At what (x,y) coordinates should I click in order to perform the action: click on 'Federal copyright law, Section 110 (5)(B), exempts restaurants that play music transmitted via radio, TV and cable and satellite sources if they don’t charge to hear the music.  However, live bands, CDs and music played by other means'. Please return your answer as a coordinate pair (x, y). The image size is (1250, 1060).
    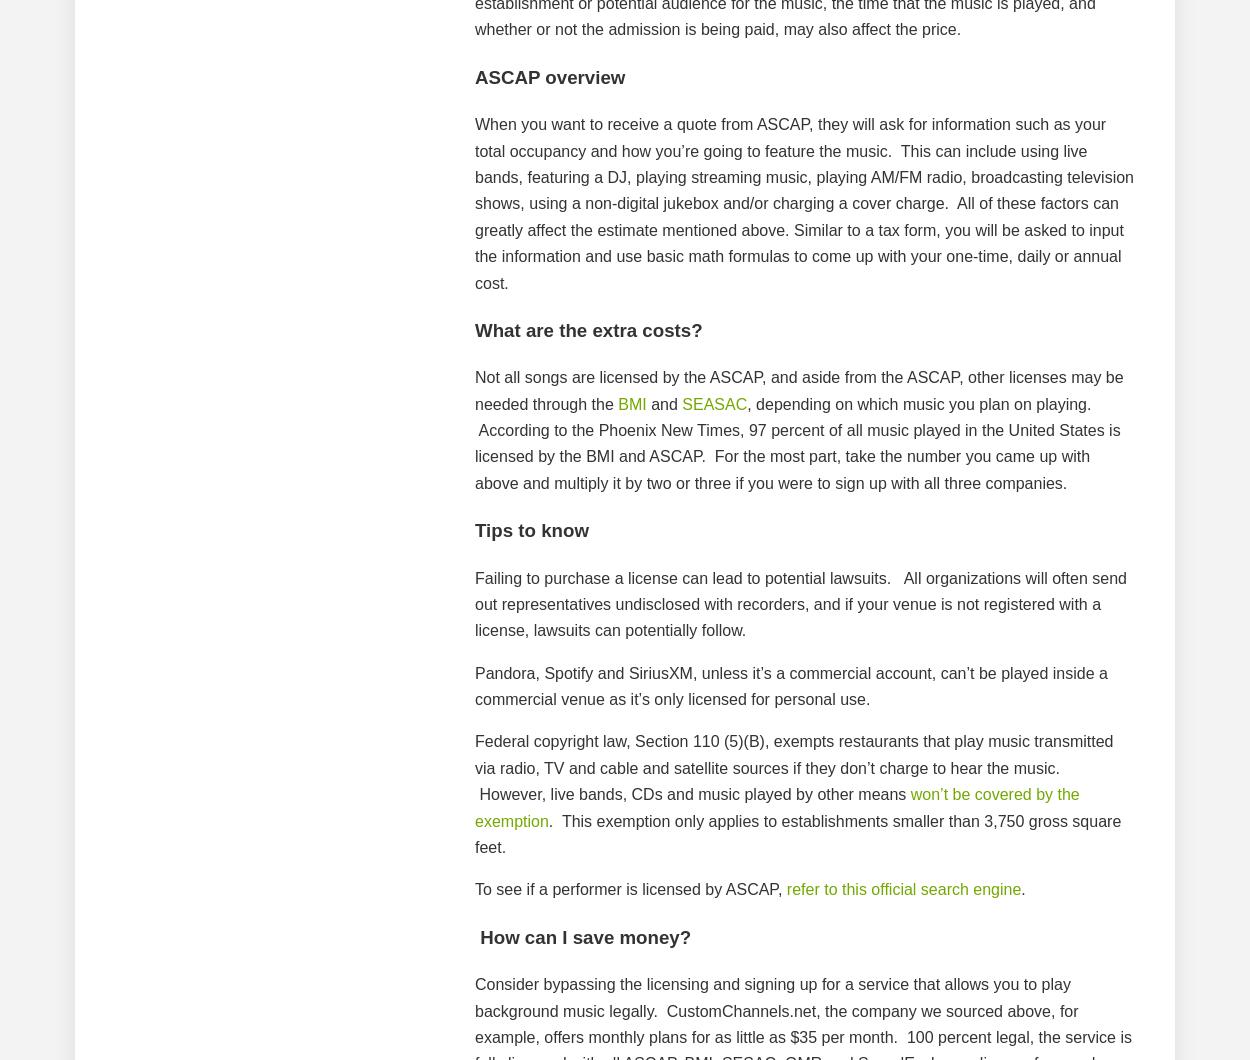
    Looking at the image, I should click on (794, 766).